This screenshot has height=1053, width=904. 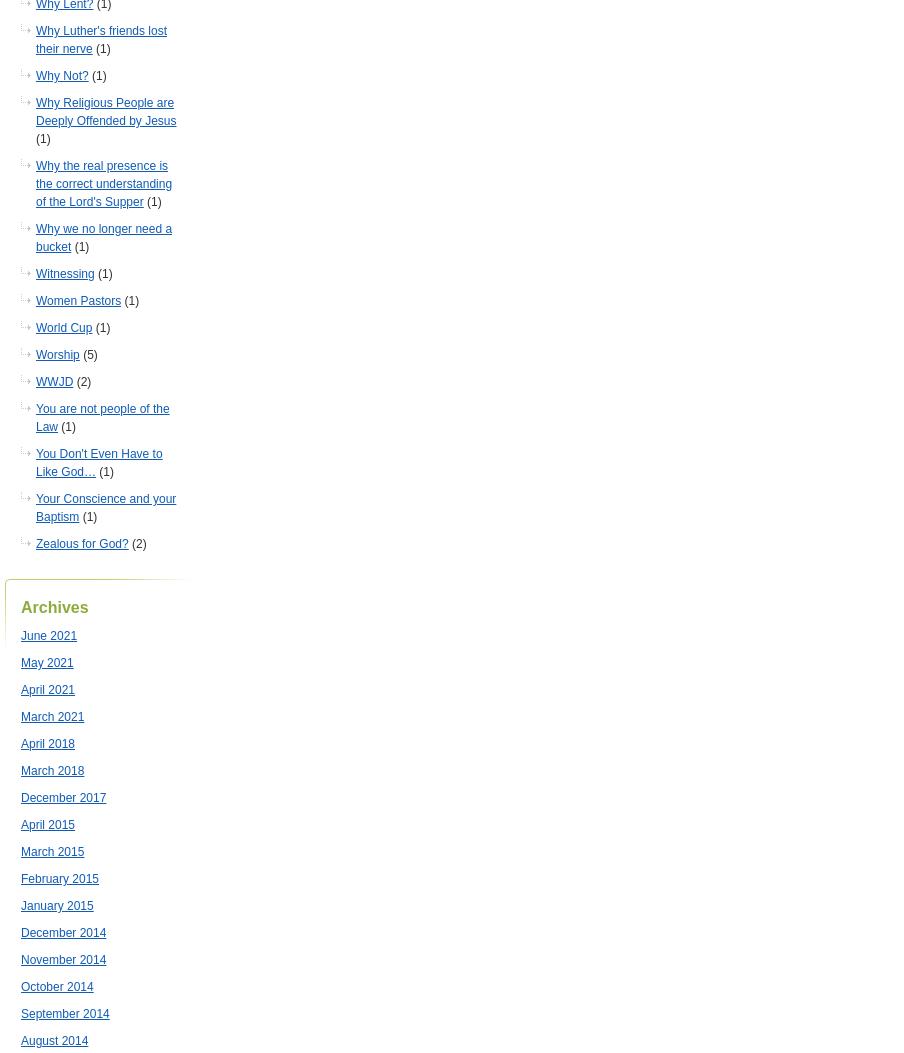 I want to click on 'Why Religious People are Deeply Offended by Jesus', so click(x=34, y=112).